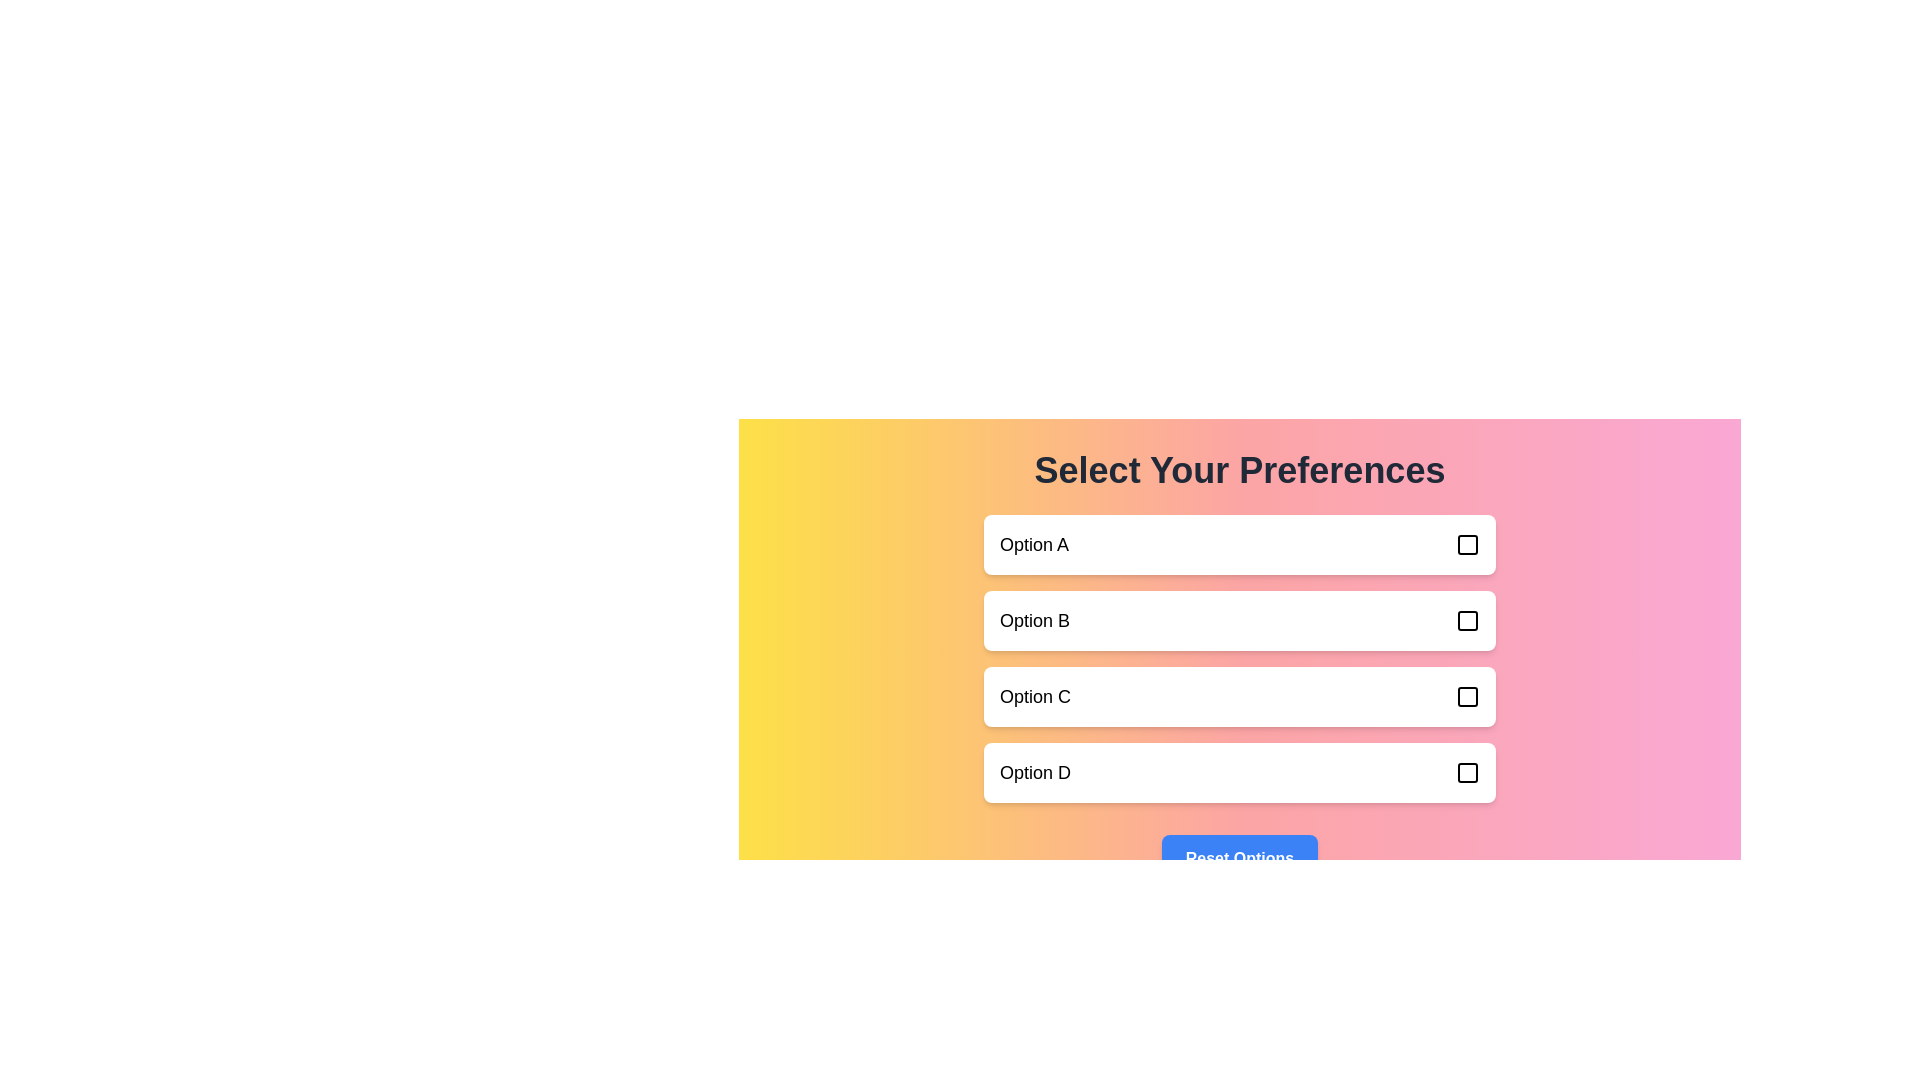 The image size is (1920, 1080). I want to click on the 'Reset Options' button to reset all selected options, so click(1238, 858).